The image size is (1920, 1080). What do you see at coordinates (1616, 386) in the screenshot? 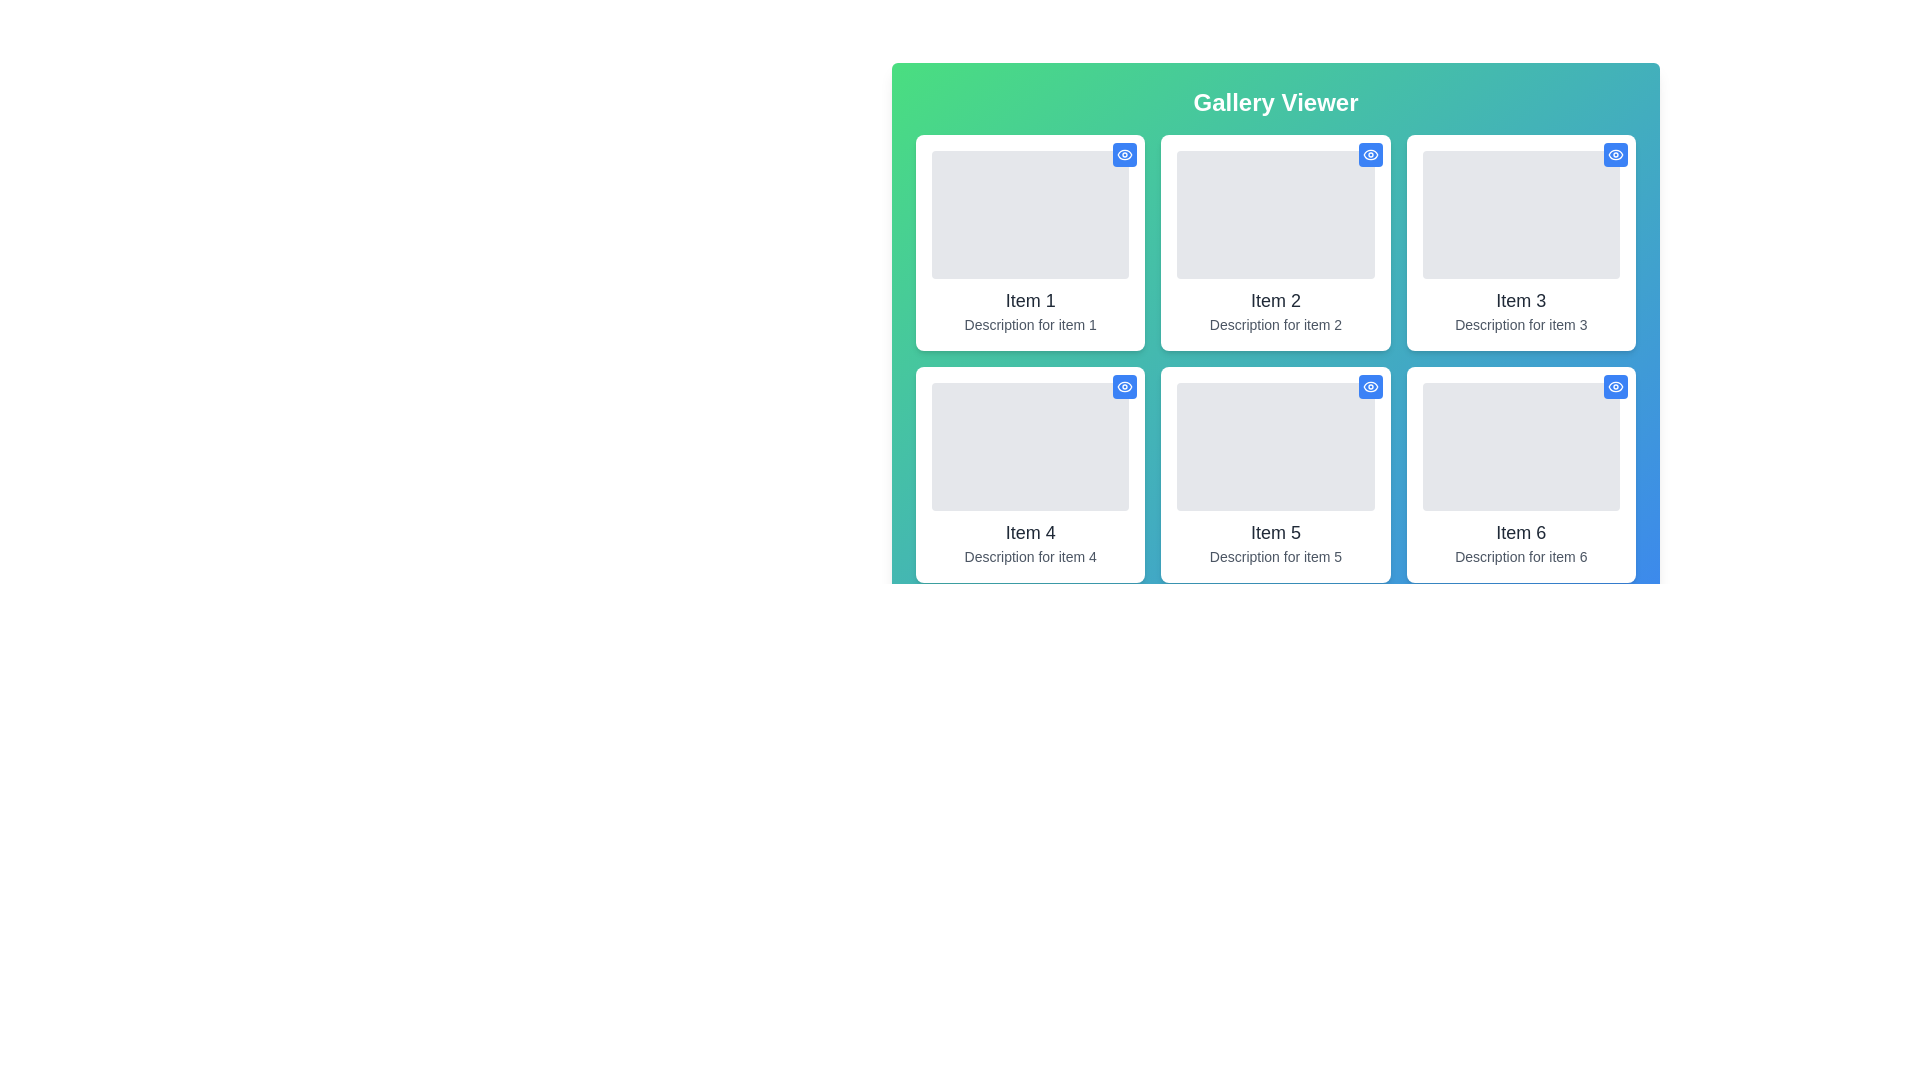
I see `the rounded blue button with a white eye icon located at the top-right corner of the card labeled 'Item 6'` at bounding box center [1616, 386].